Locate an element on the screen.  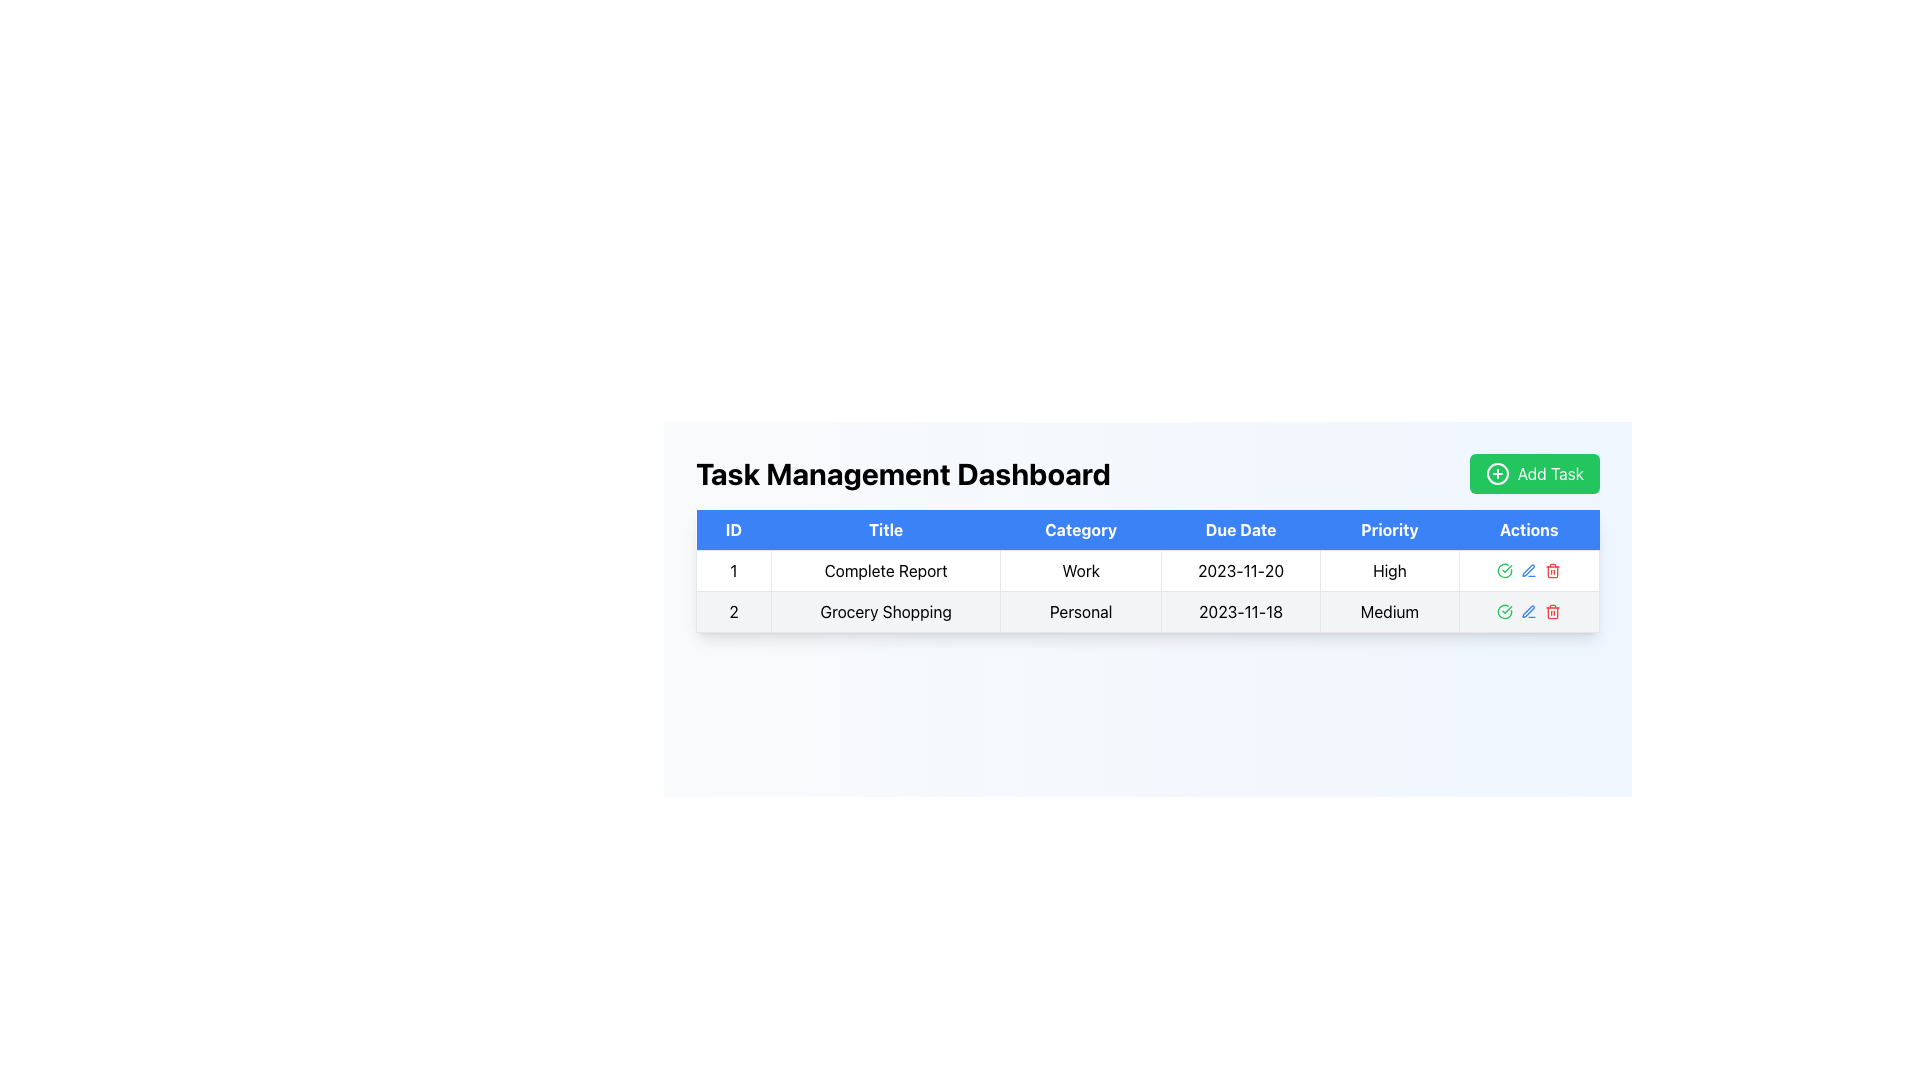
the text label 'Grocery Shopping' in the second column of the second row of the 'Task Management Dashboard' is located at coordinates (885, 611).